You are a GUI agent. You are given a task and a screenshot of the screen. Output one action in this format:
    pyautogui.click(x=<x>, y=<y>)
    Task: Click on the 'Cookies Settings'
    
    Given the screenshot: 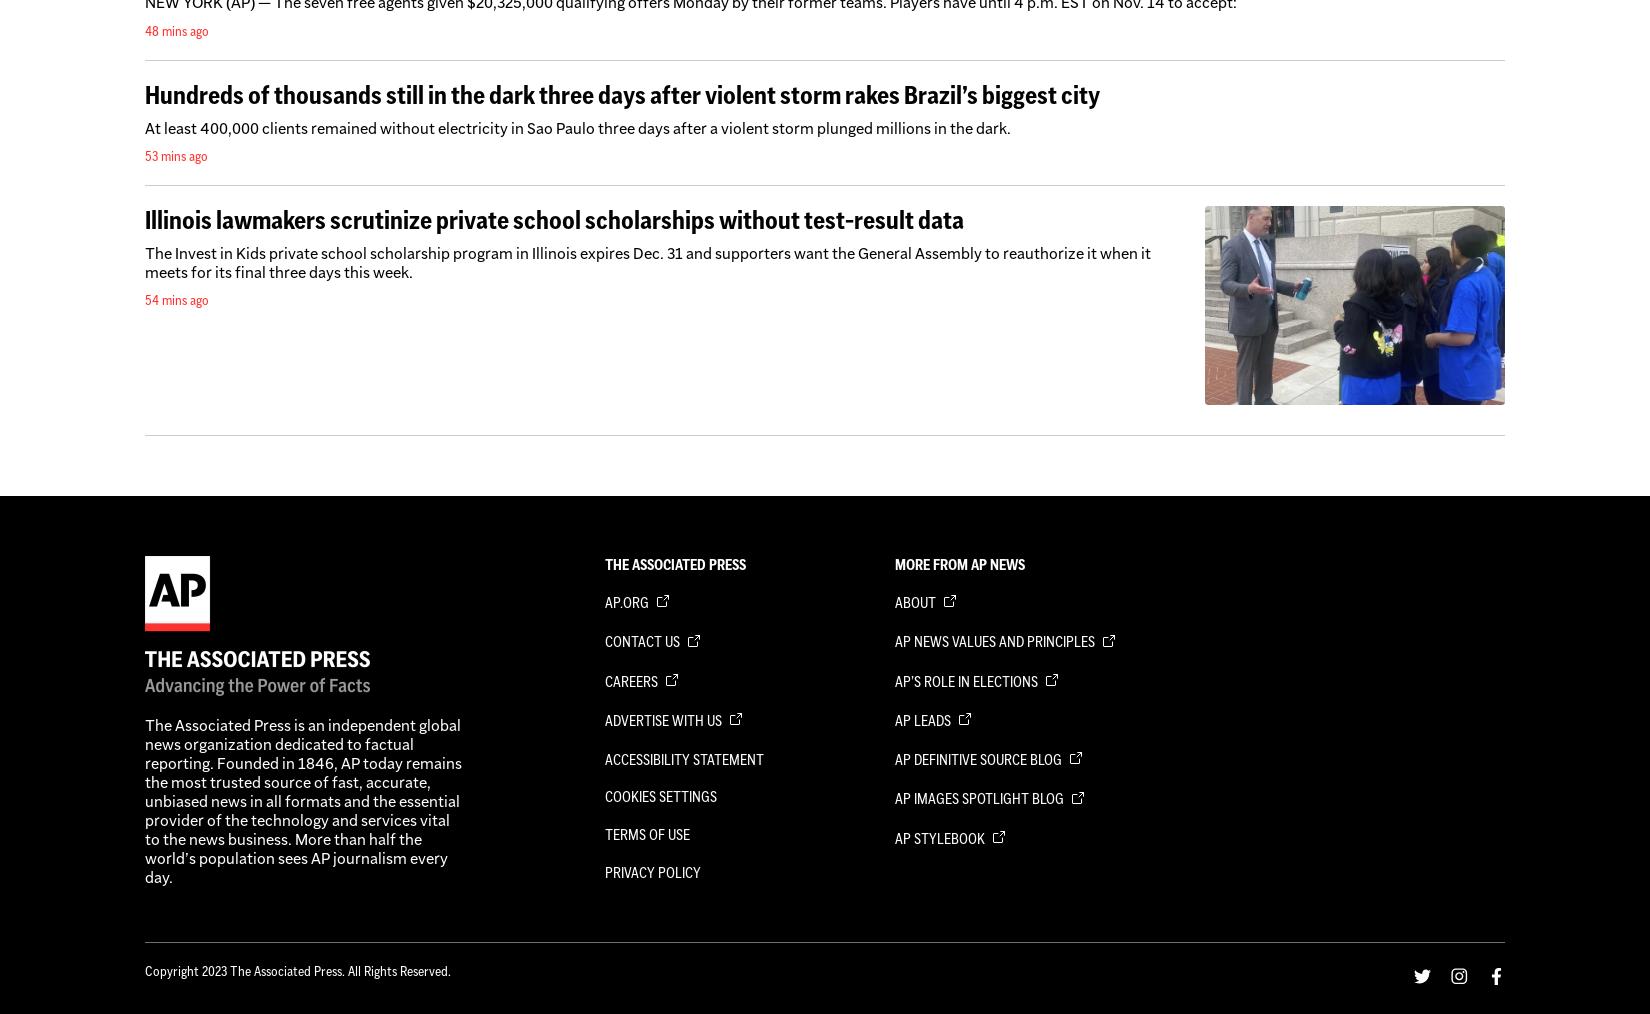 What is the action you would take?
    pyautogui.click(x=659, y=797)
    